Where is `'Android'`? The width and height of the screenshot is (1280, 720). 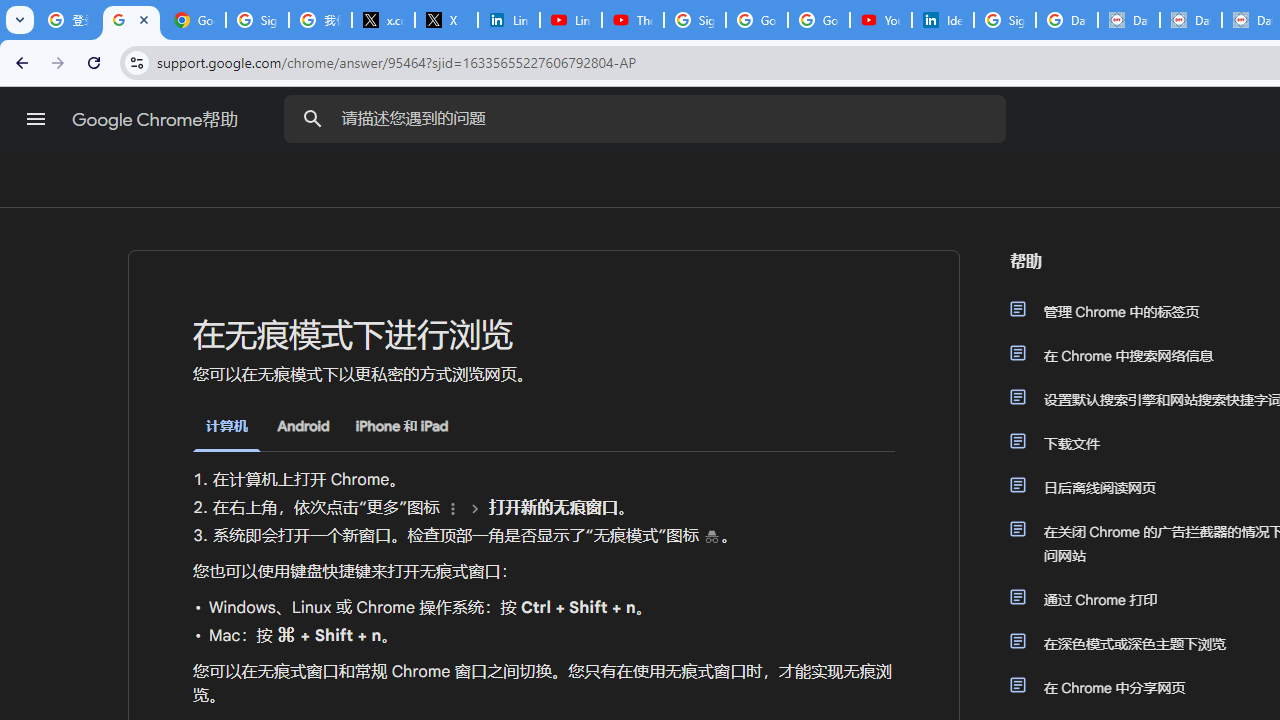 'Android' is located at coordinates (302, 425).